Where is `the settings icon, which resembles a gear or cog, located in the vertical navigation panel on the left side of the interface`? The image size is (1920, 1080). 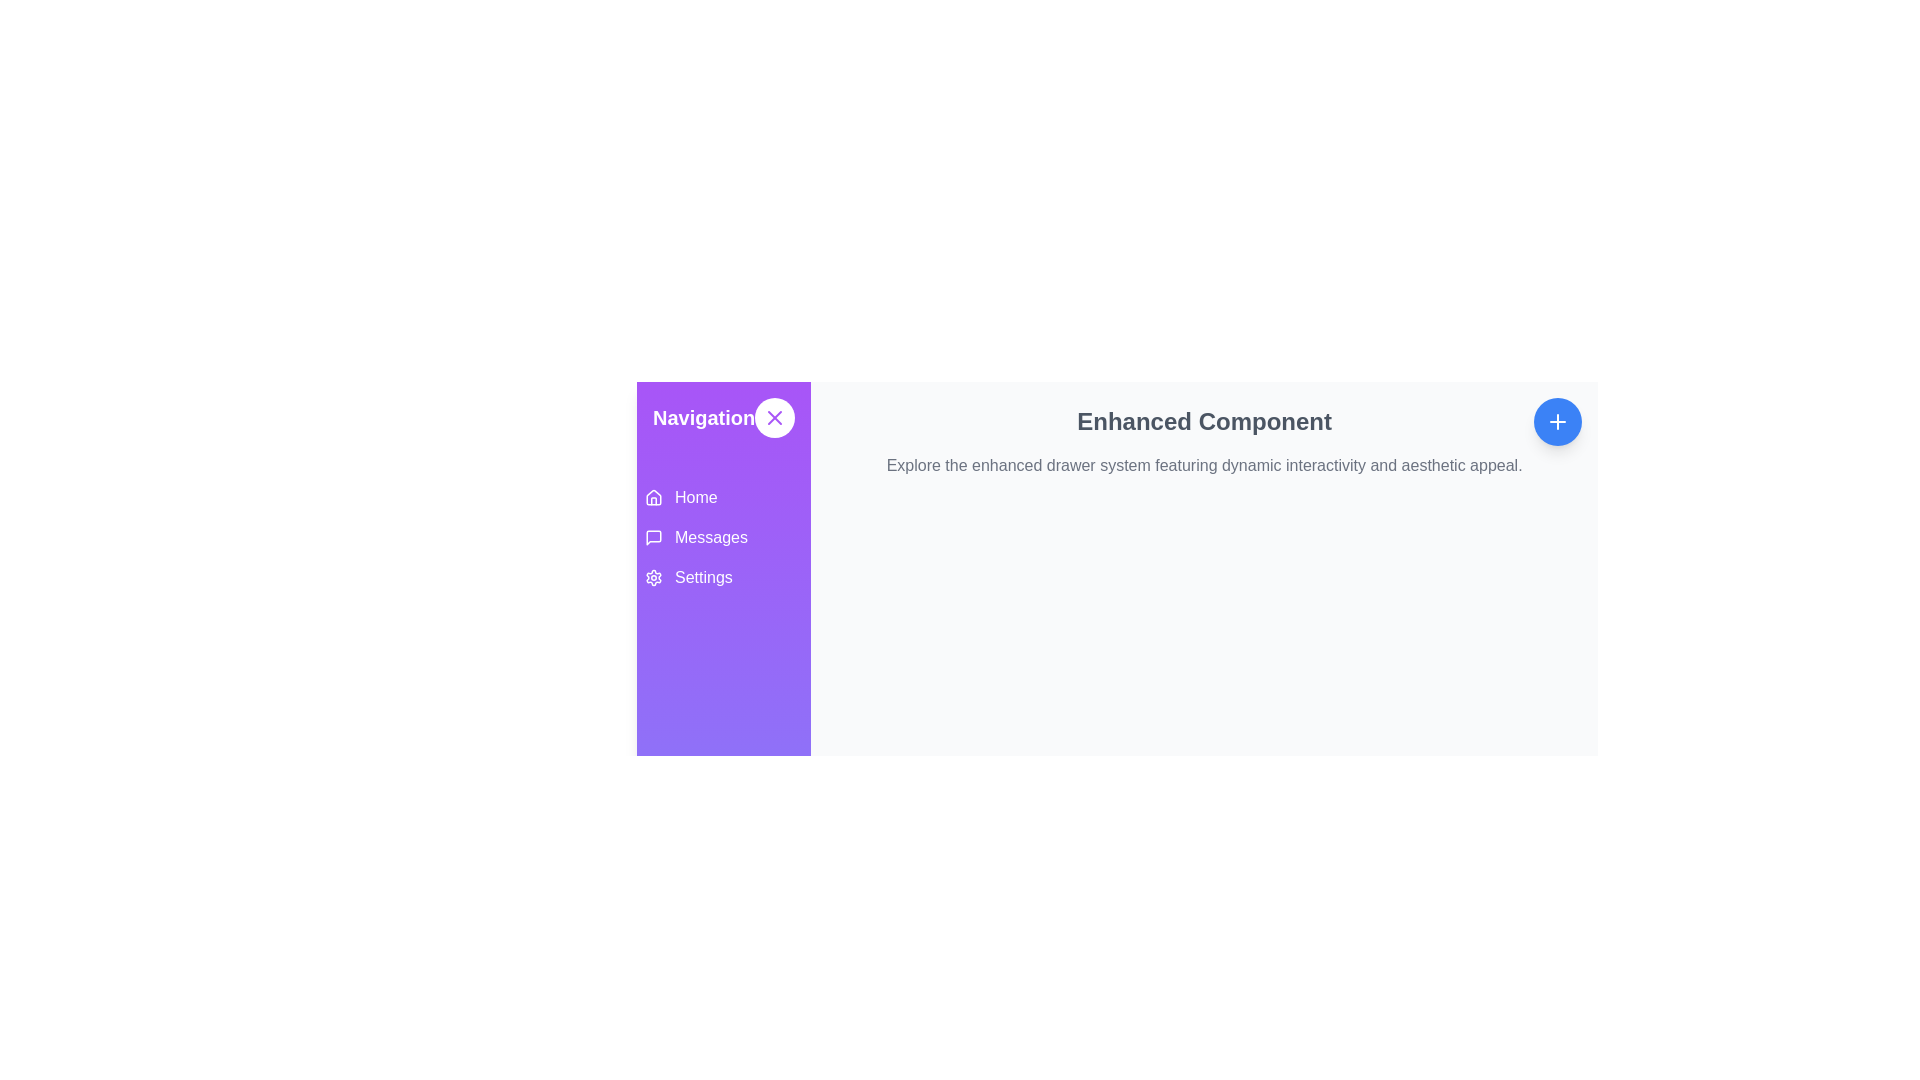 the settings icon, which resembles a gear or cog, located in the vertical navigation panel on the left side of the interface is located at coordinates (653, 578).